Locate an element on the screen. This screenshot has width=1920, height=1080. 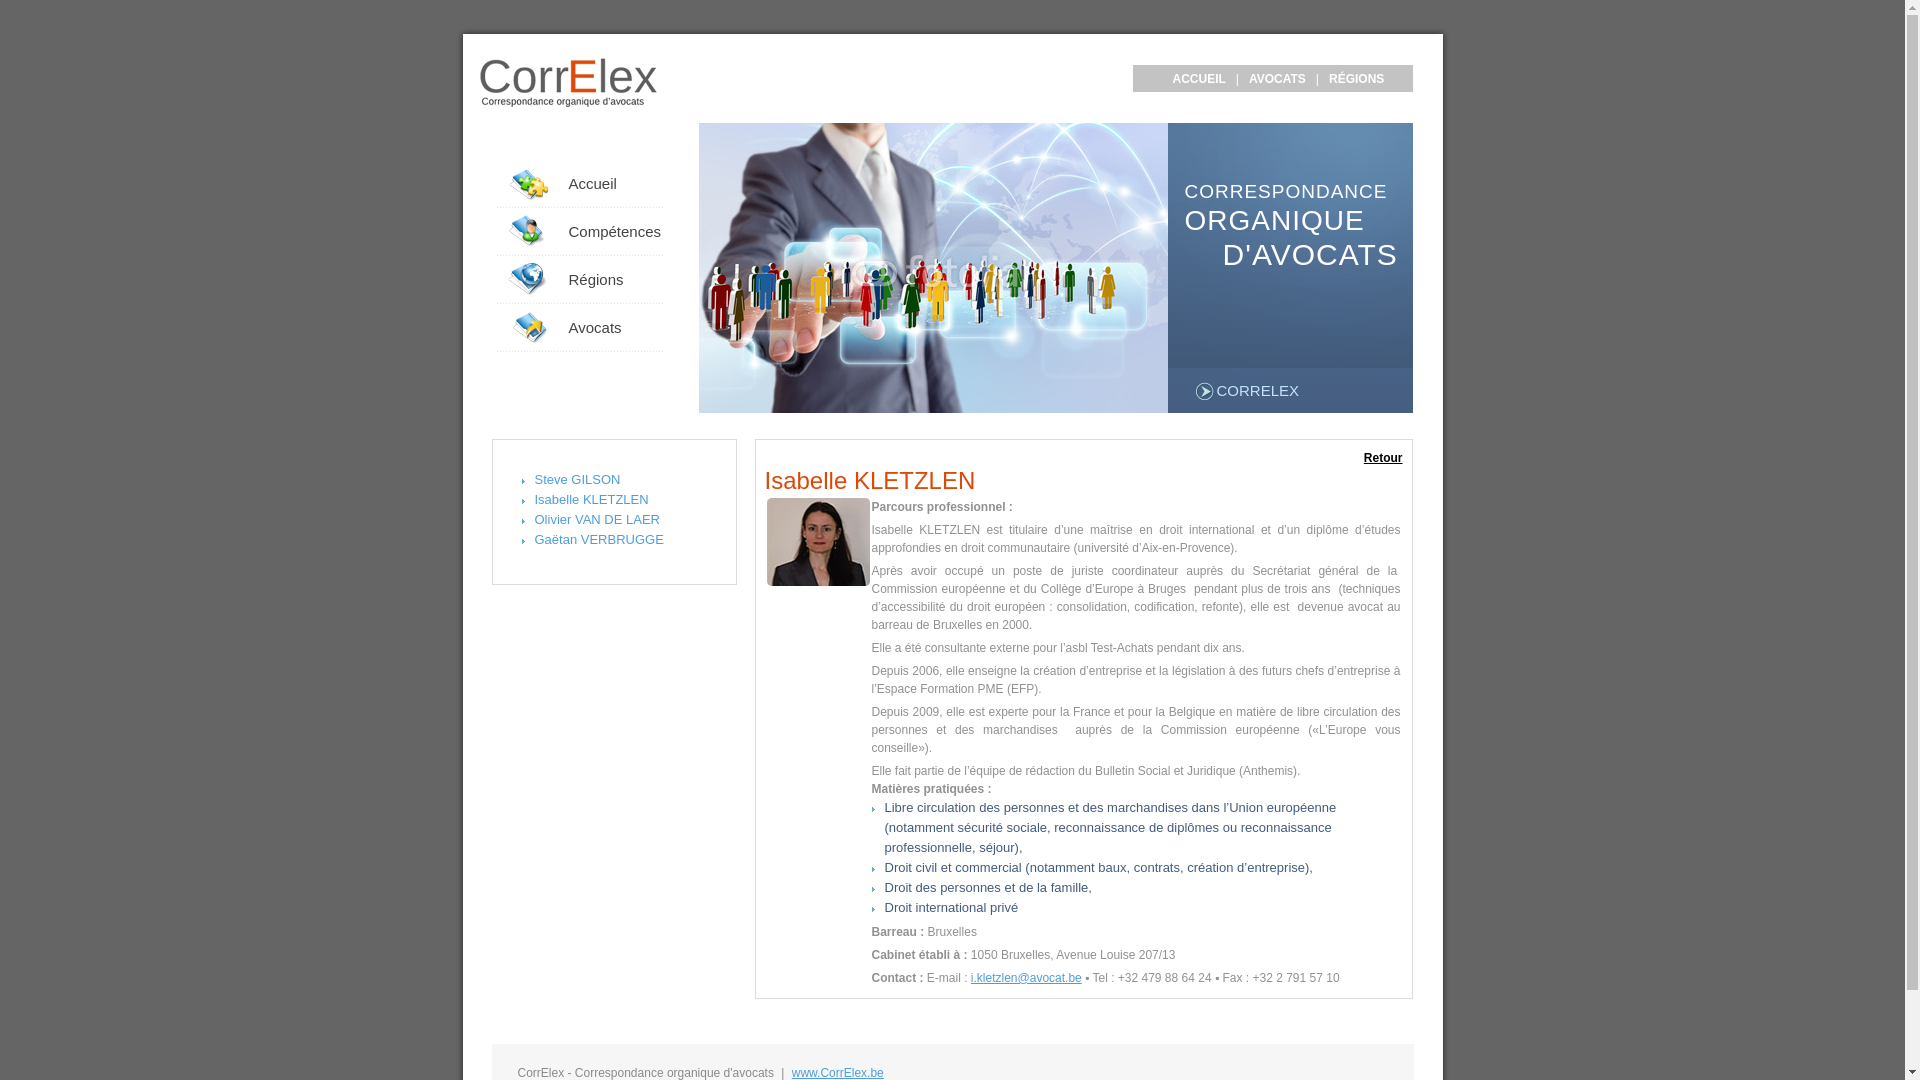
'Avocats' is located at coordinates (505, 326).